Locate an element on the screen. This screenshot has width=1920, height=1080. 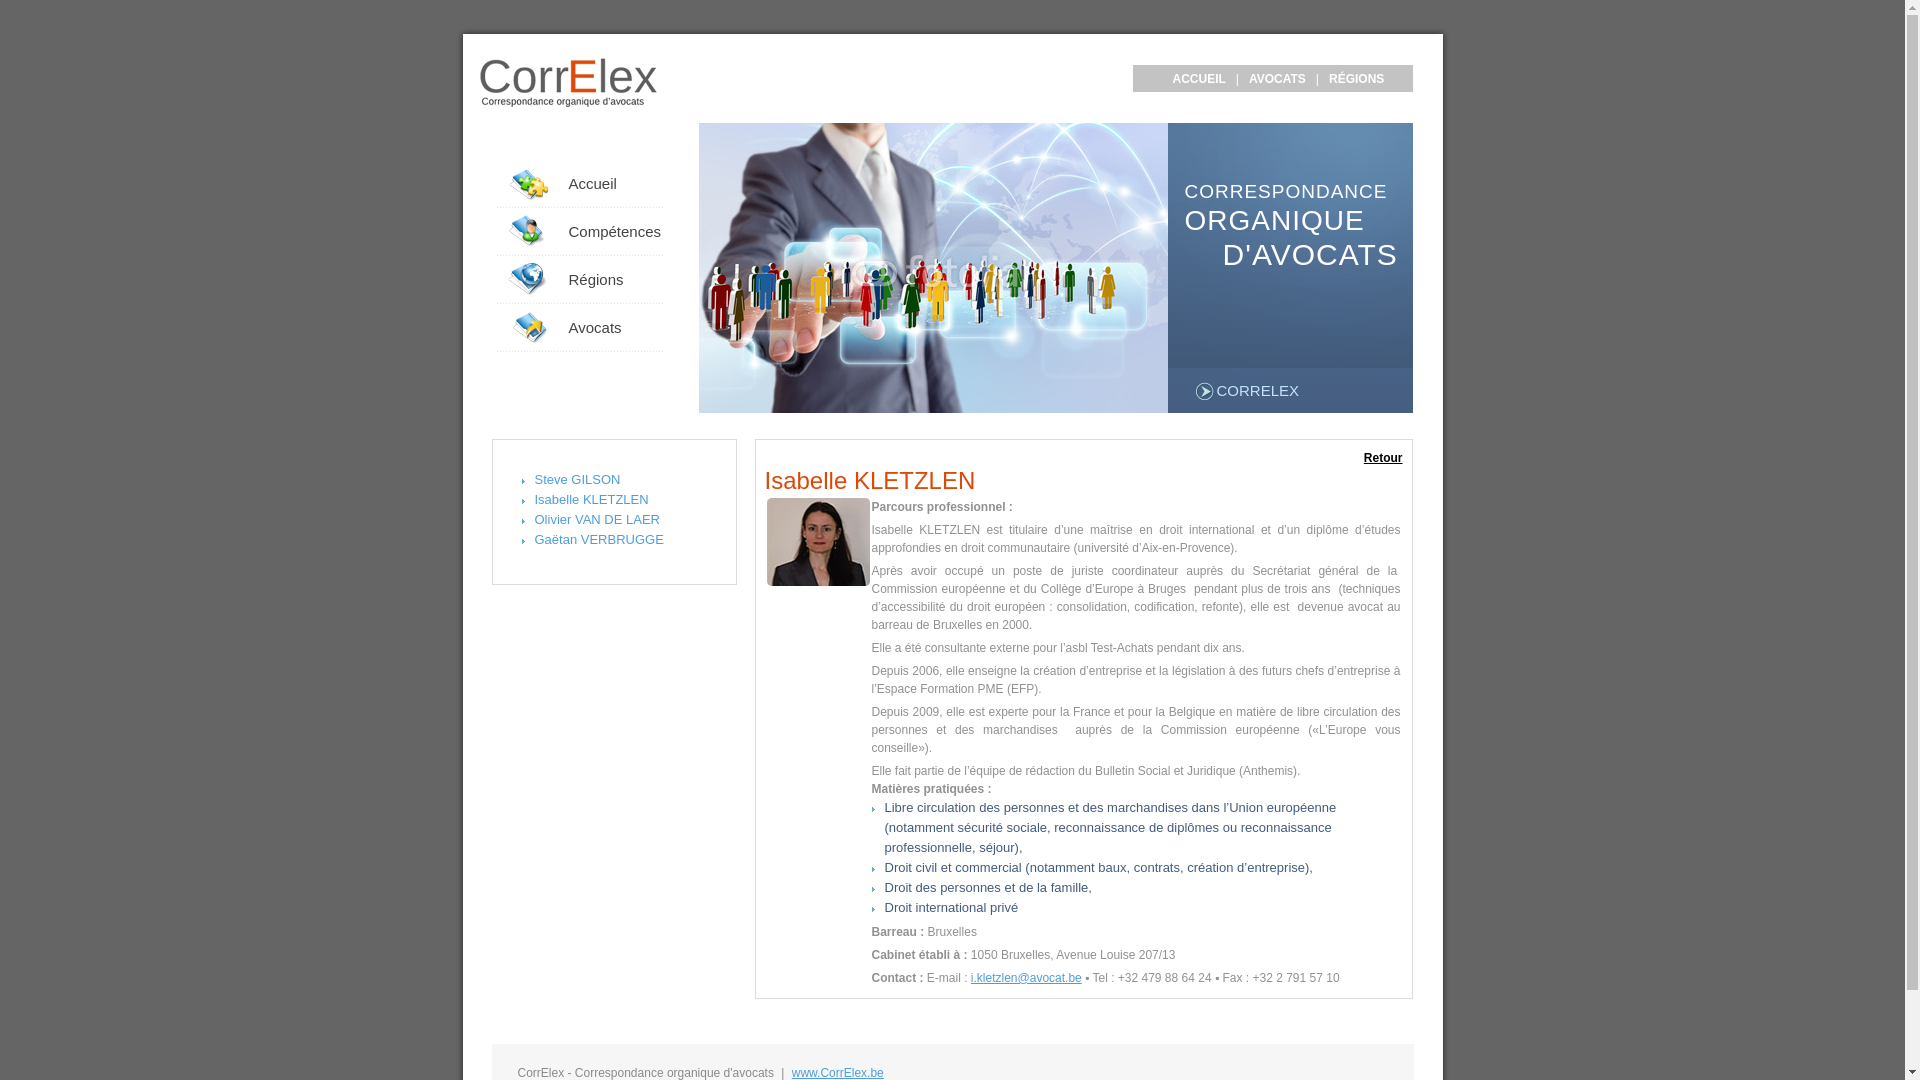
'Avocats' is located at coordinates (505, 326).